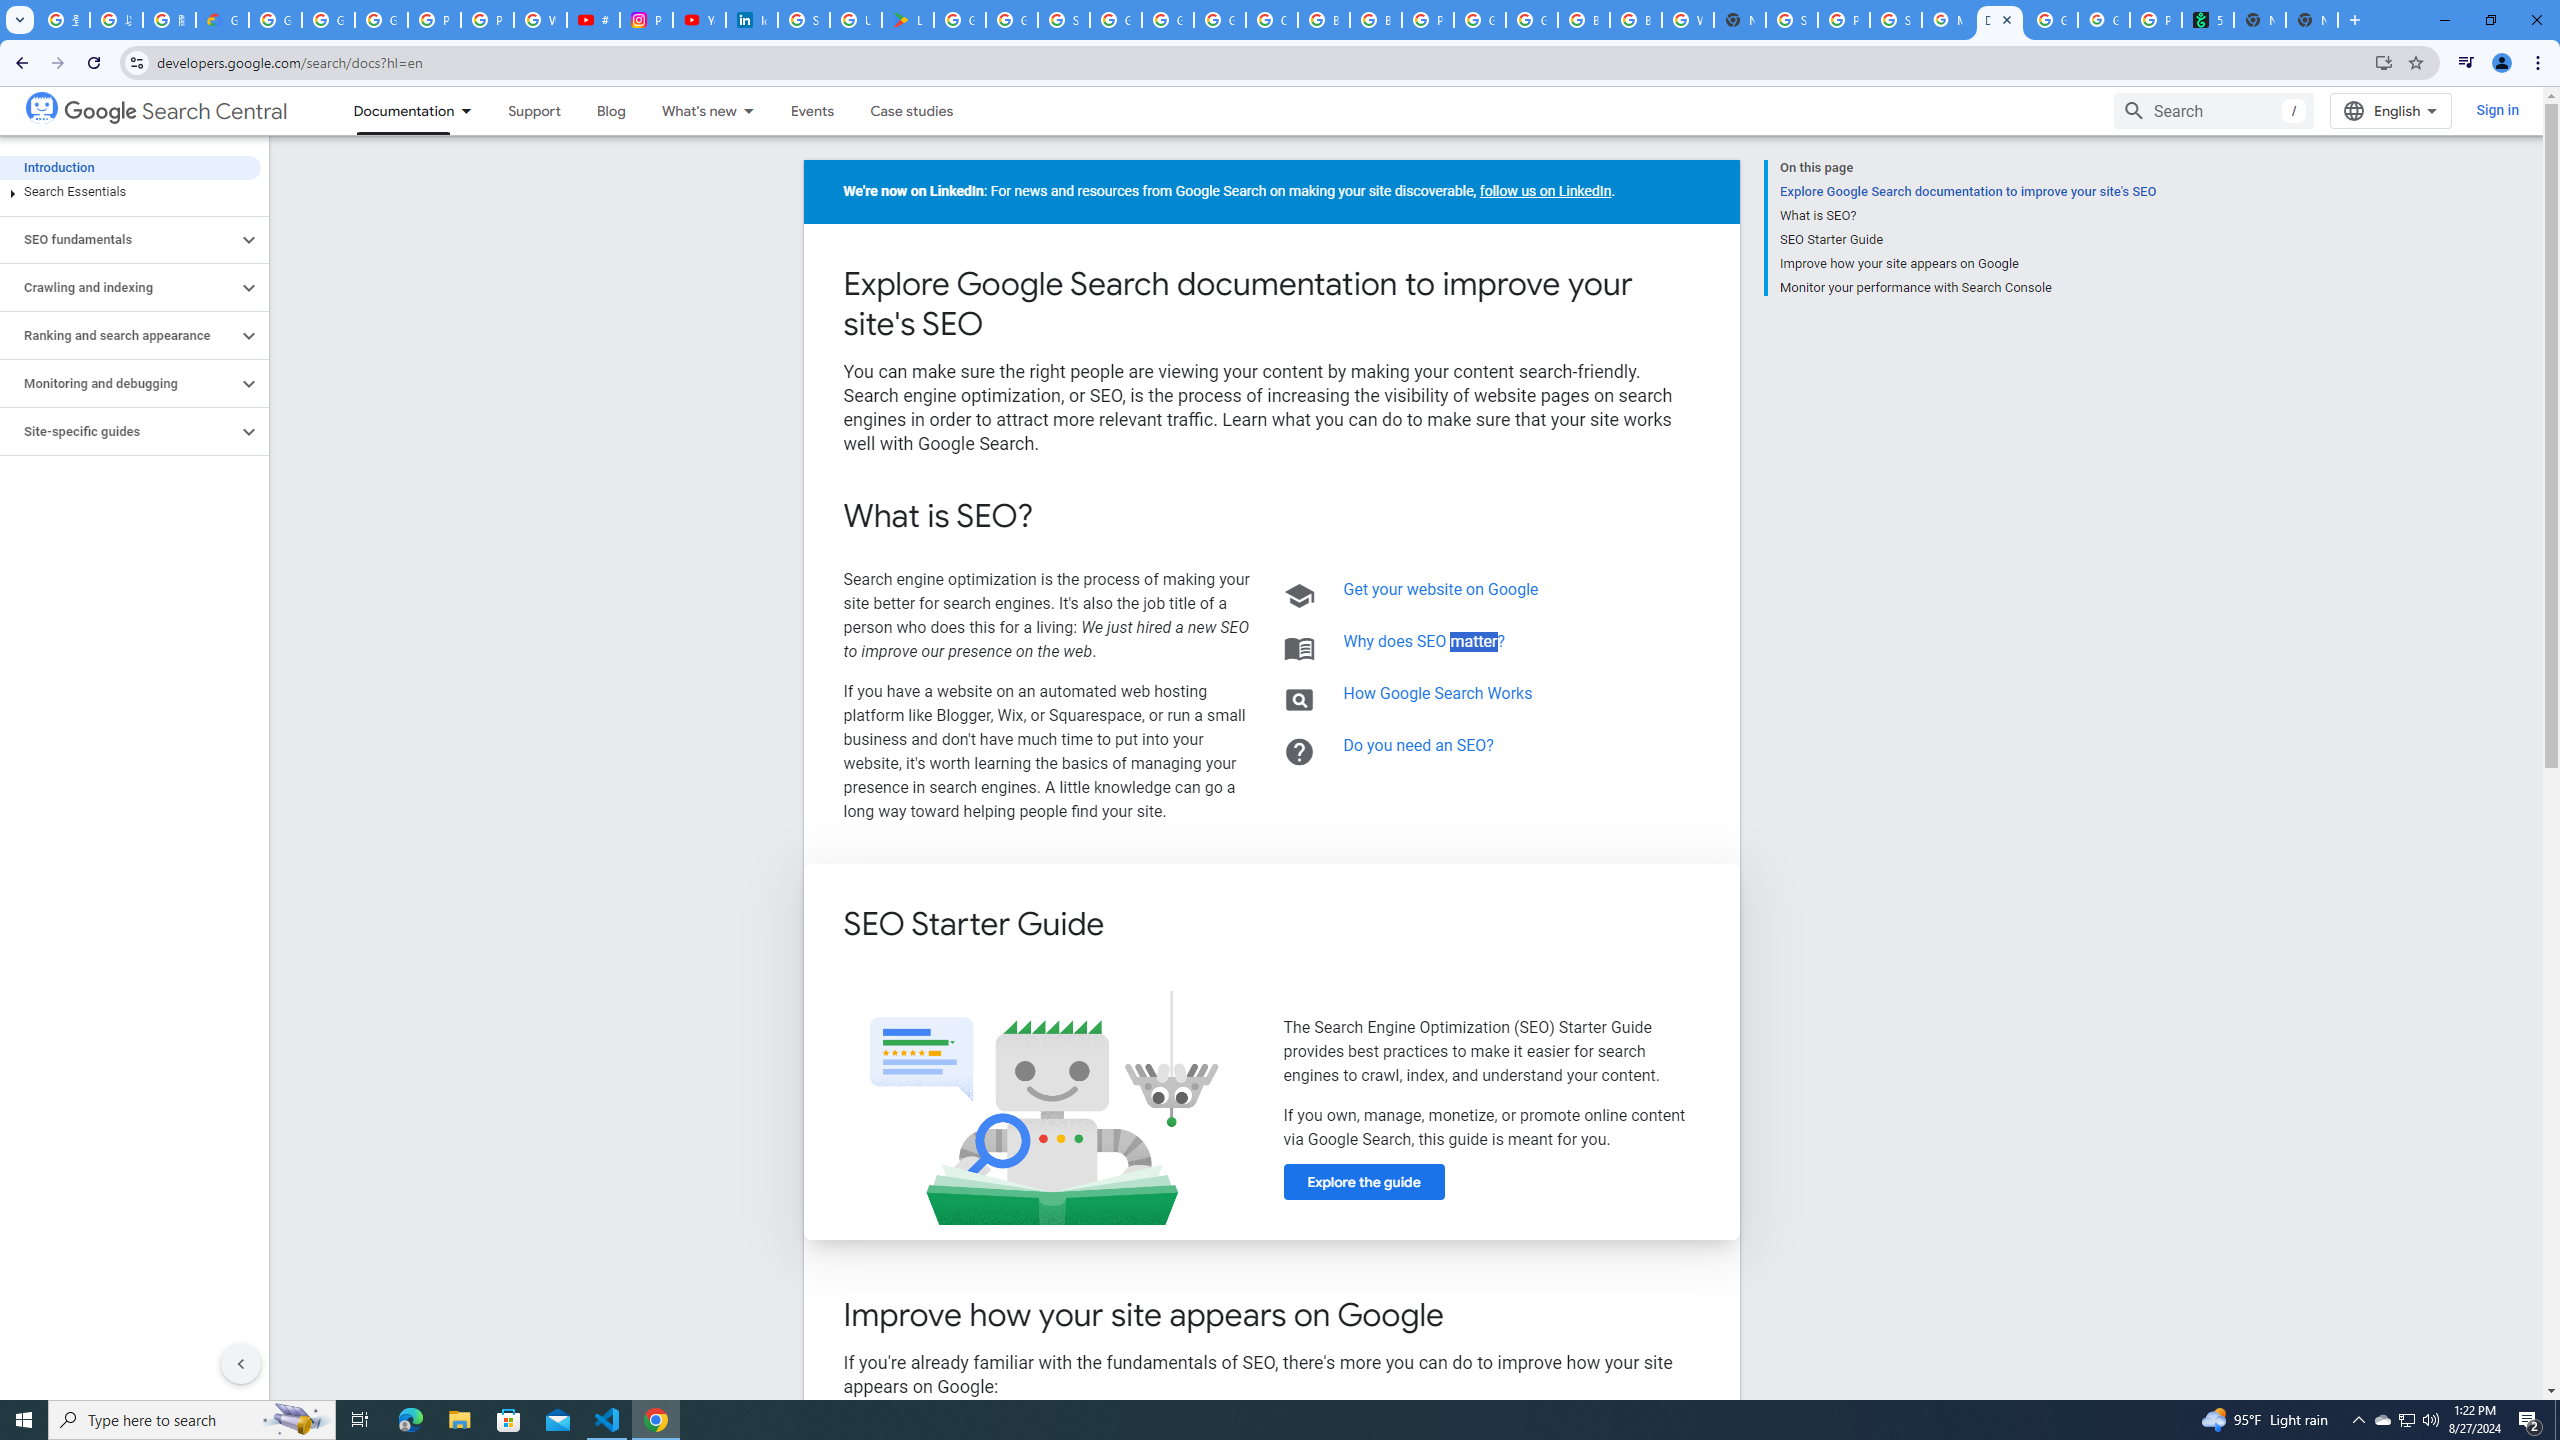 This screenshot has height=1440, width=2560. Describe the element at coordinates (1130, 926) in the screenshot. I see `'Copy link to this section: SEO Starter Guide '` at that location.